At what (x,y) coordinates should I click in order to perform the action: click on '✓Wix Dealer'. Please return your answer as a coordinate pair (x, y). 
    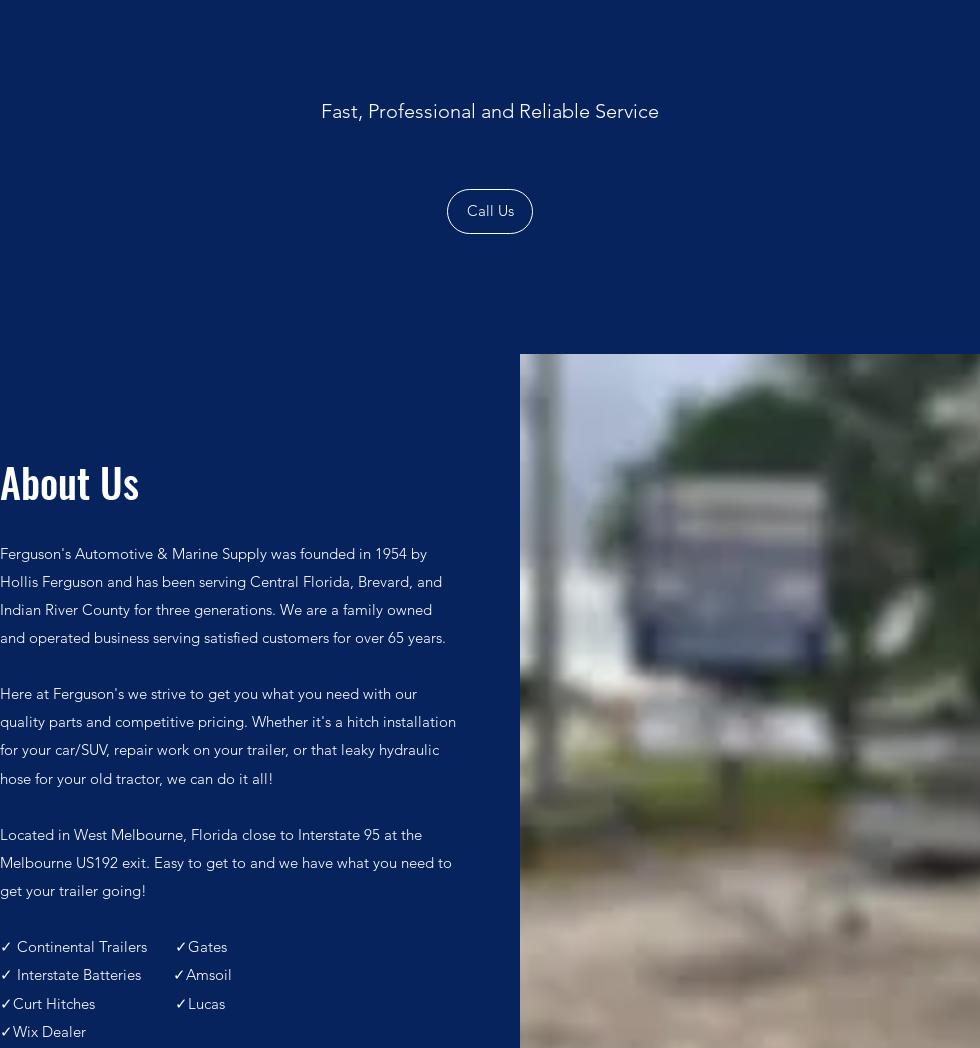
    Looking at the image, I should click on (0, 1030).